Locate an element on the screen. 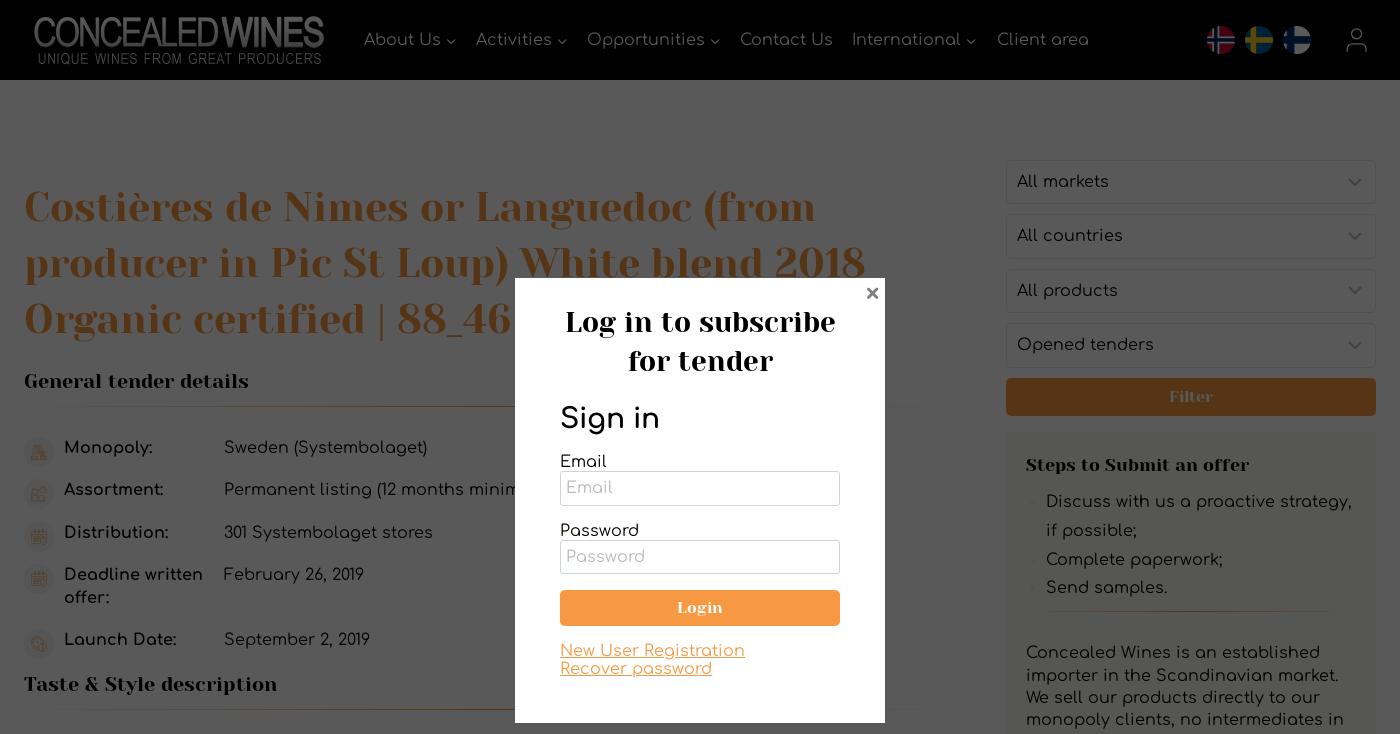  'Send samples.' is located at coordinates (1044, 588).